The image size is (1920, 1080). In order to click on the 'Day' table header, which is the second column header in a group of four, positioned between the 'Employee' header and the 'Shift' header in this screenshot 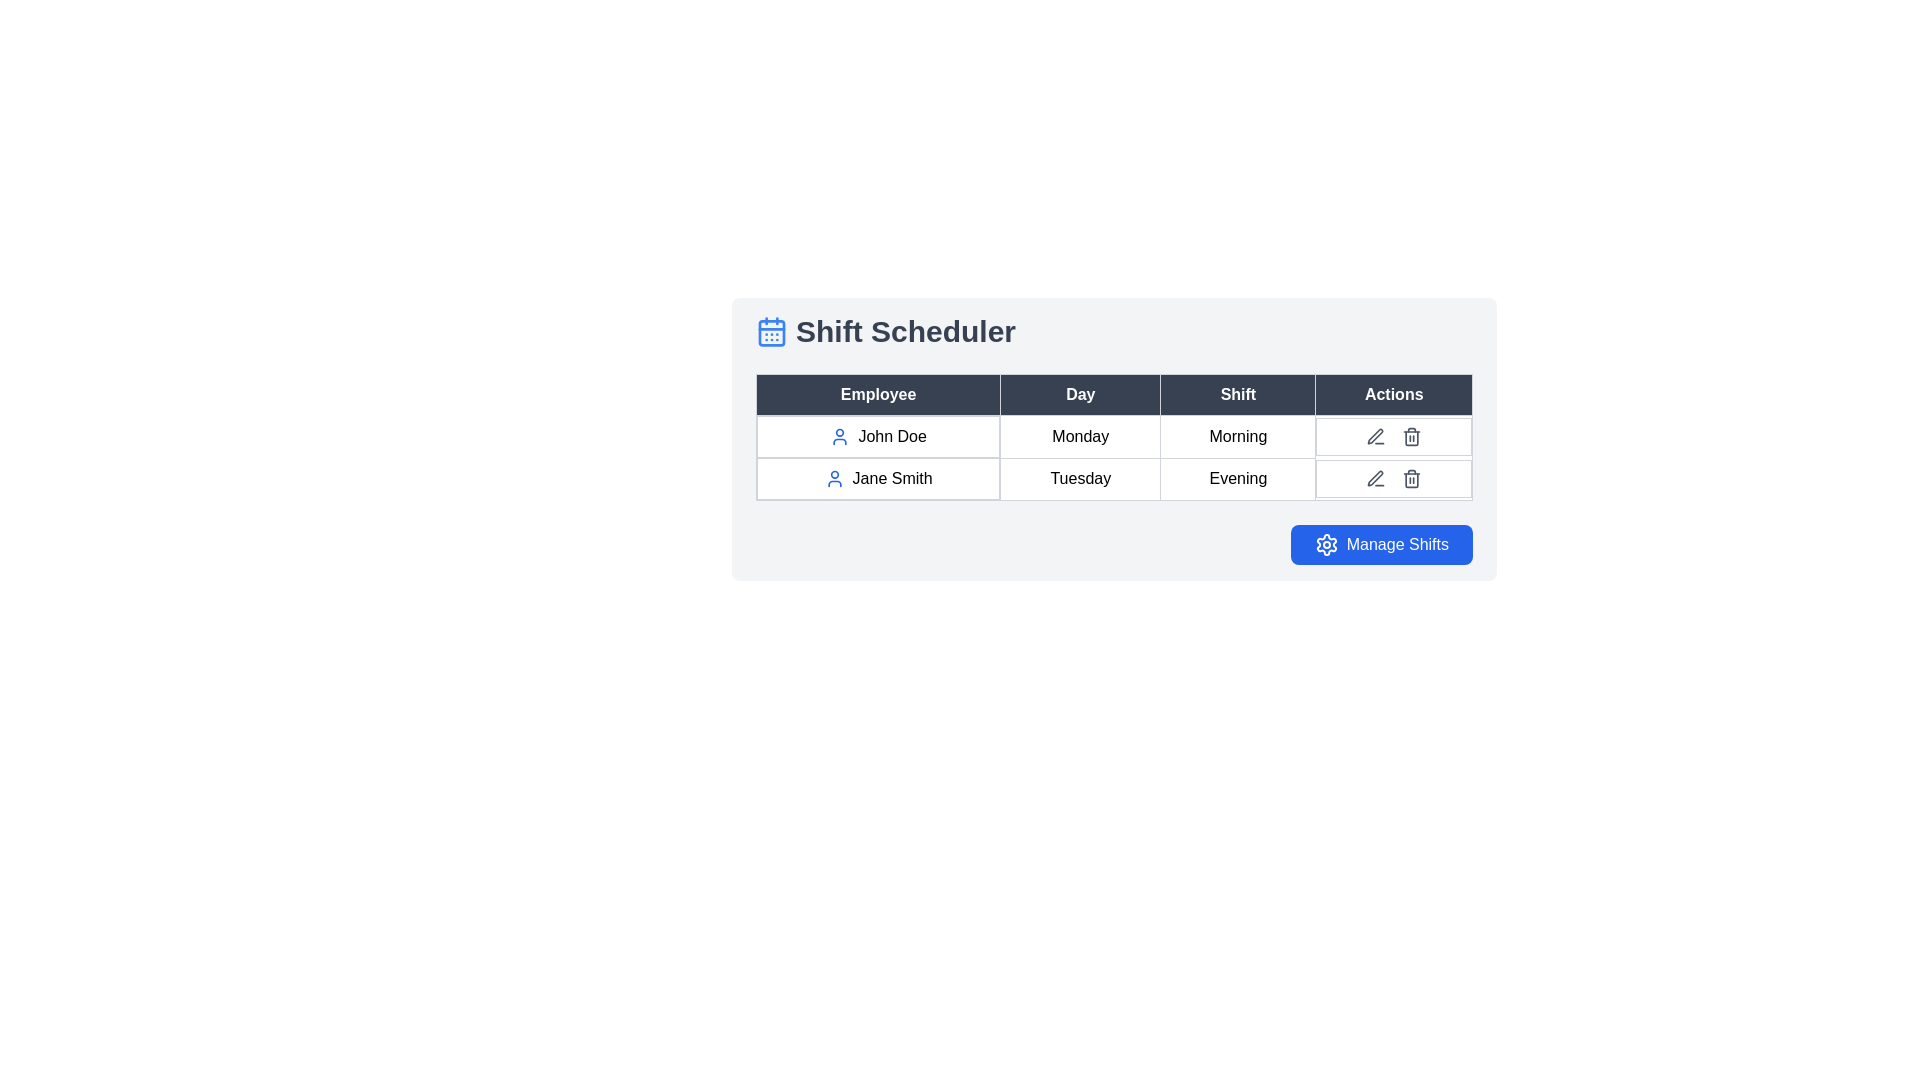, I will do `click(1079, 394)`.